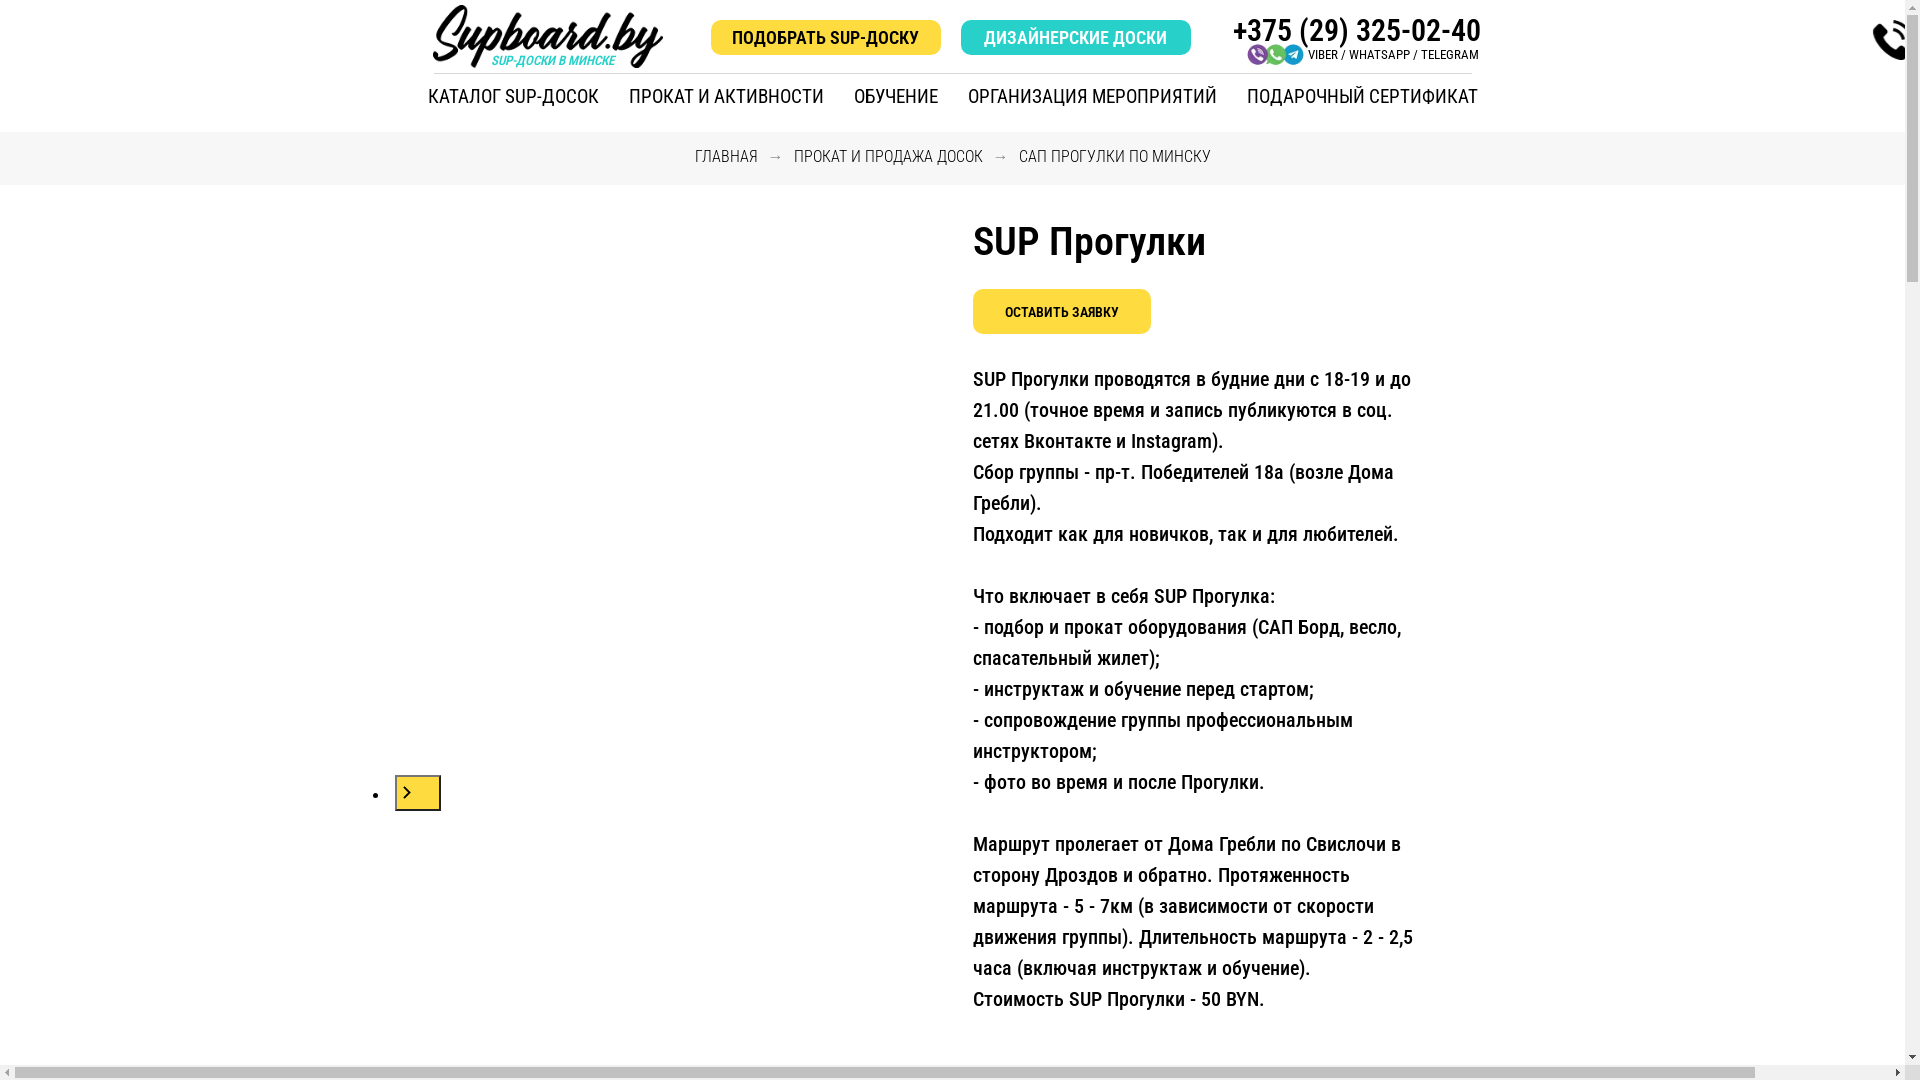 The width and height of the screenshot is (1920, 1080). I want to click on '+375 (29) 325-02-40', so click(1356, 30).